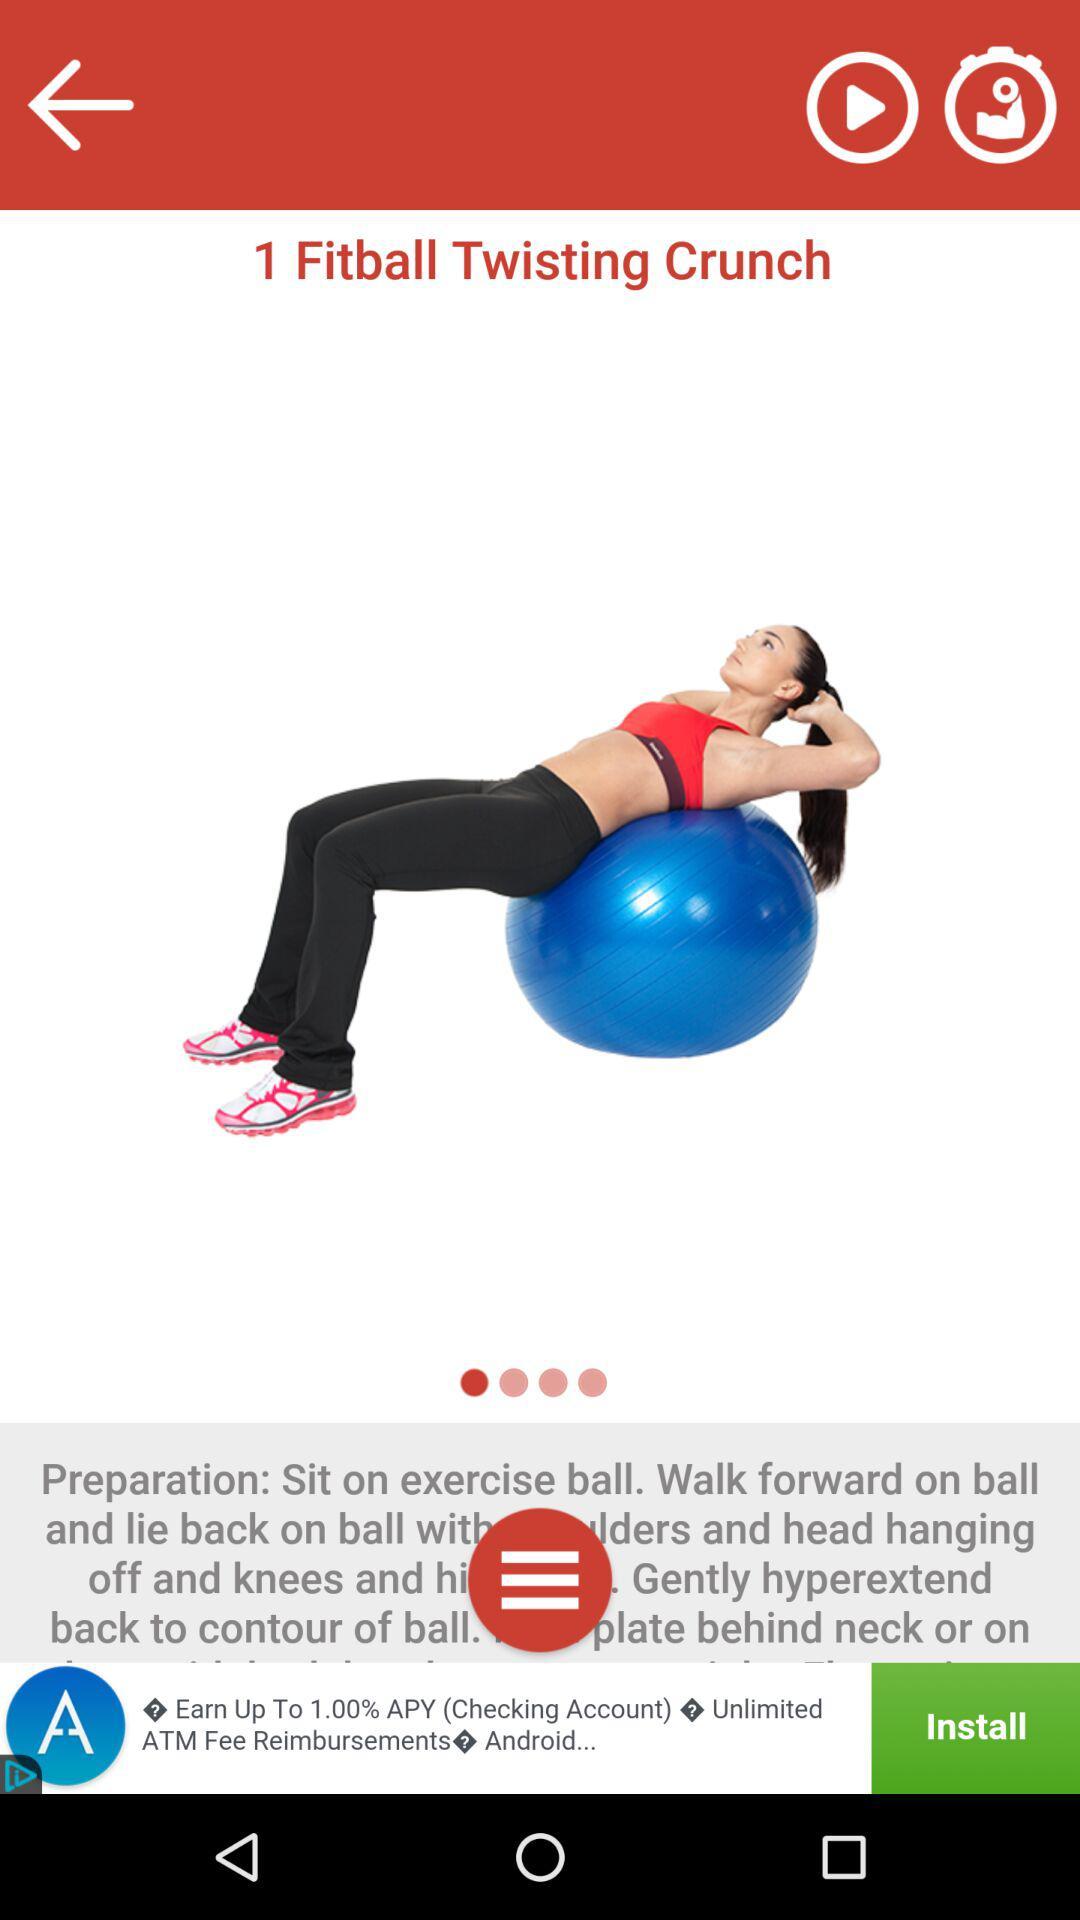 Image resolution: width=1080 pixels, height=1920 pixels. What do you see at coordinates (540, 1727) in the screenshot?
I see `click advertisement` at bounding box center [540, 1727].